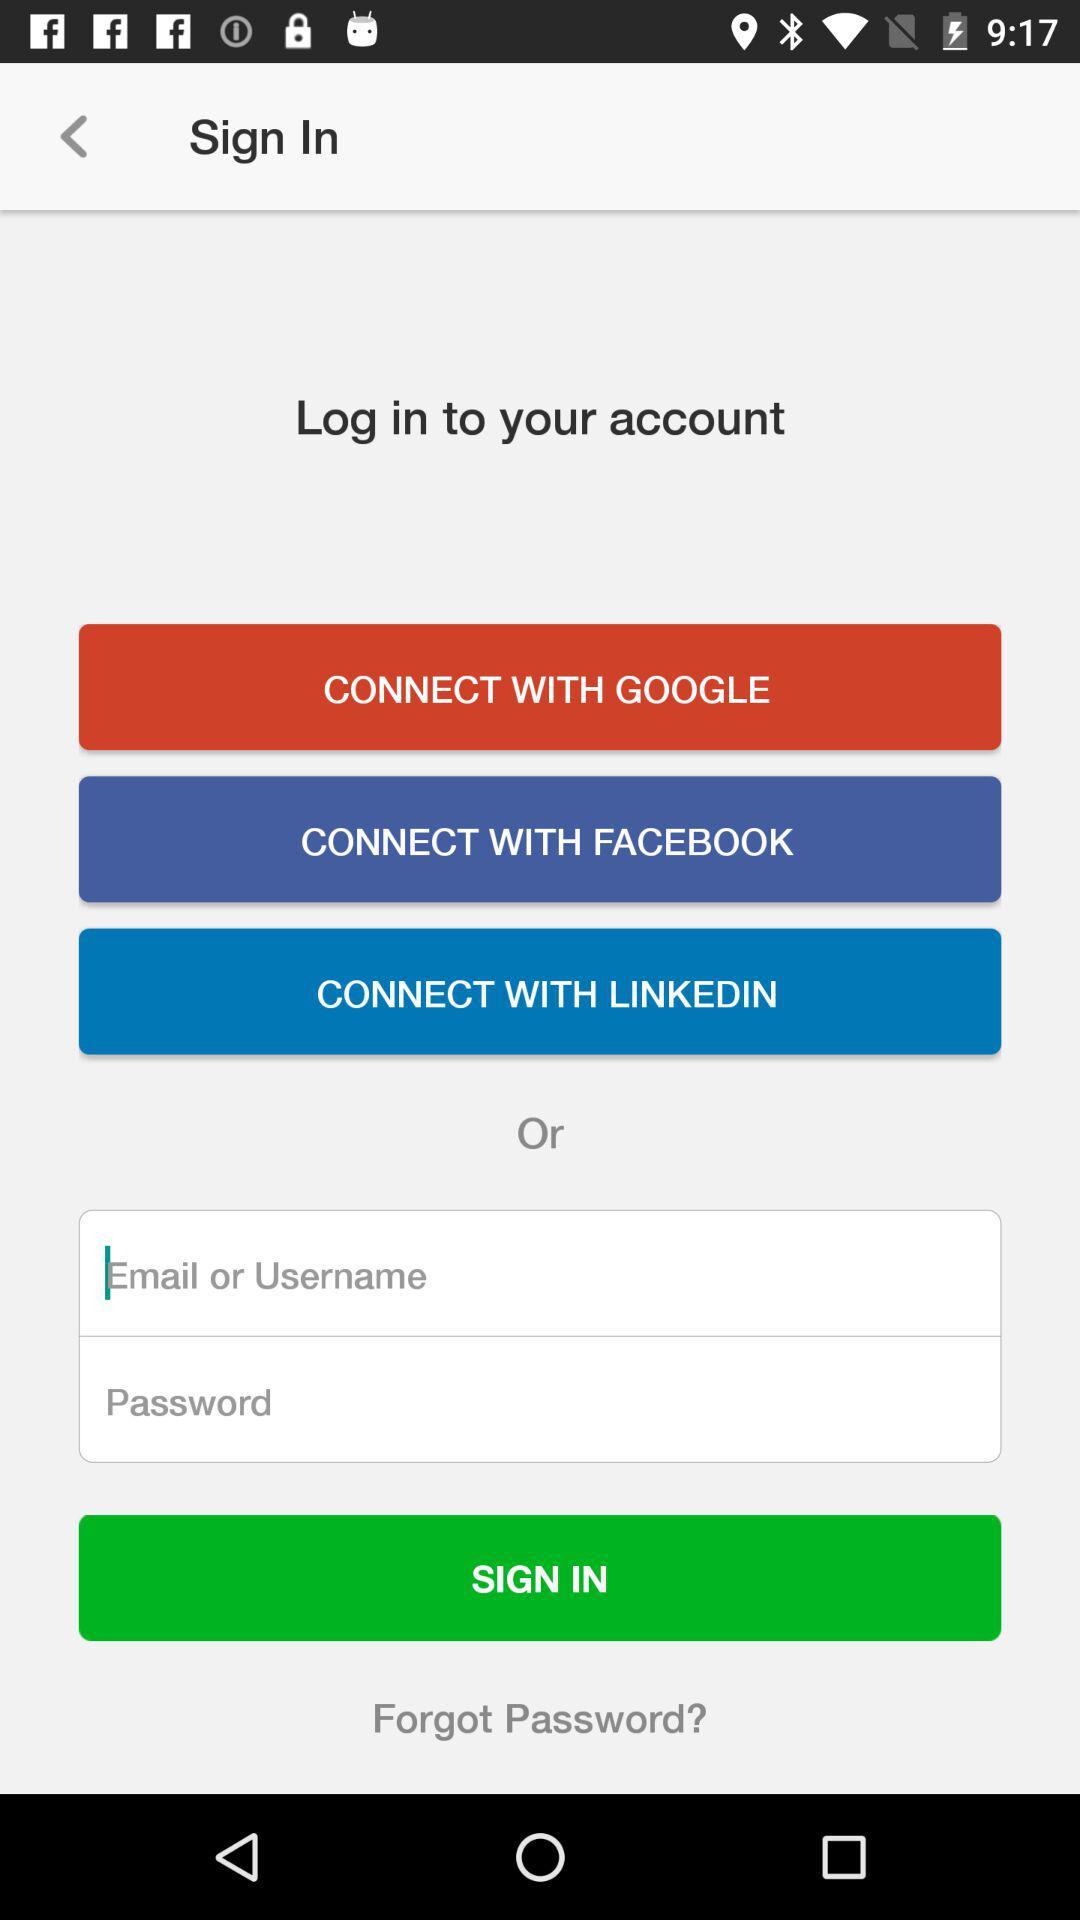 This screenshot has width=1080, height=1920. Describe the element at coordinates (540, 1271) in the screenshot. I see `the item below or icon` at that location.